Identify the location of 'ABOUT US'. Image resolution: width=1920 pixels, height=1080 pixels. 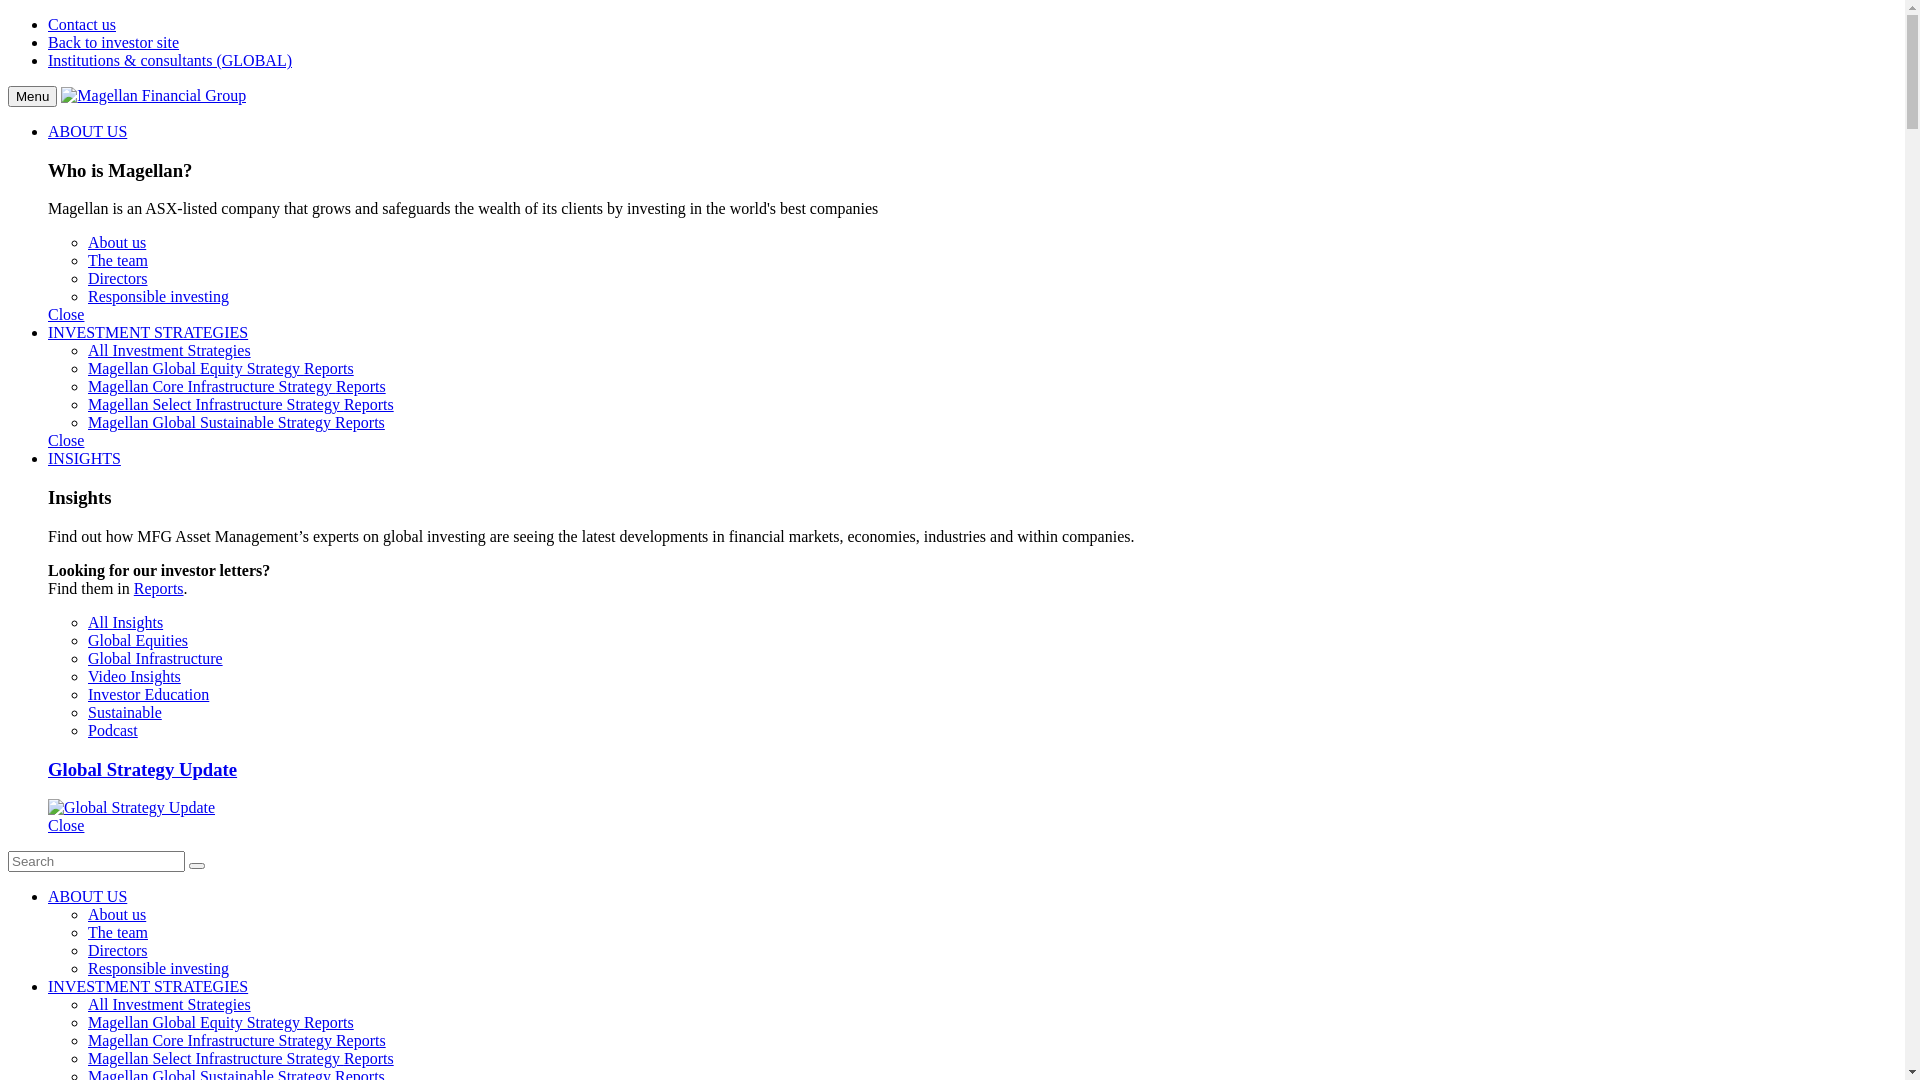
(48, 895).